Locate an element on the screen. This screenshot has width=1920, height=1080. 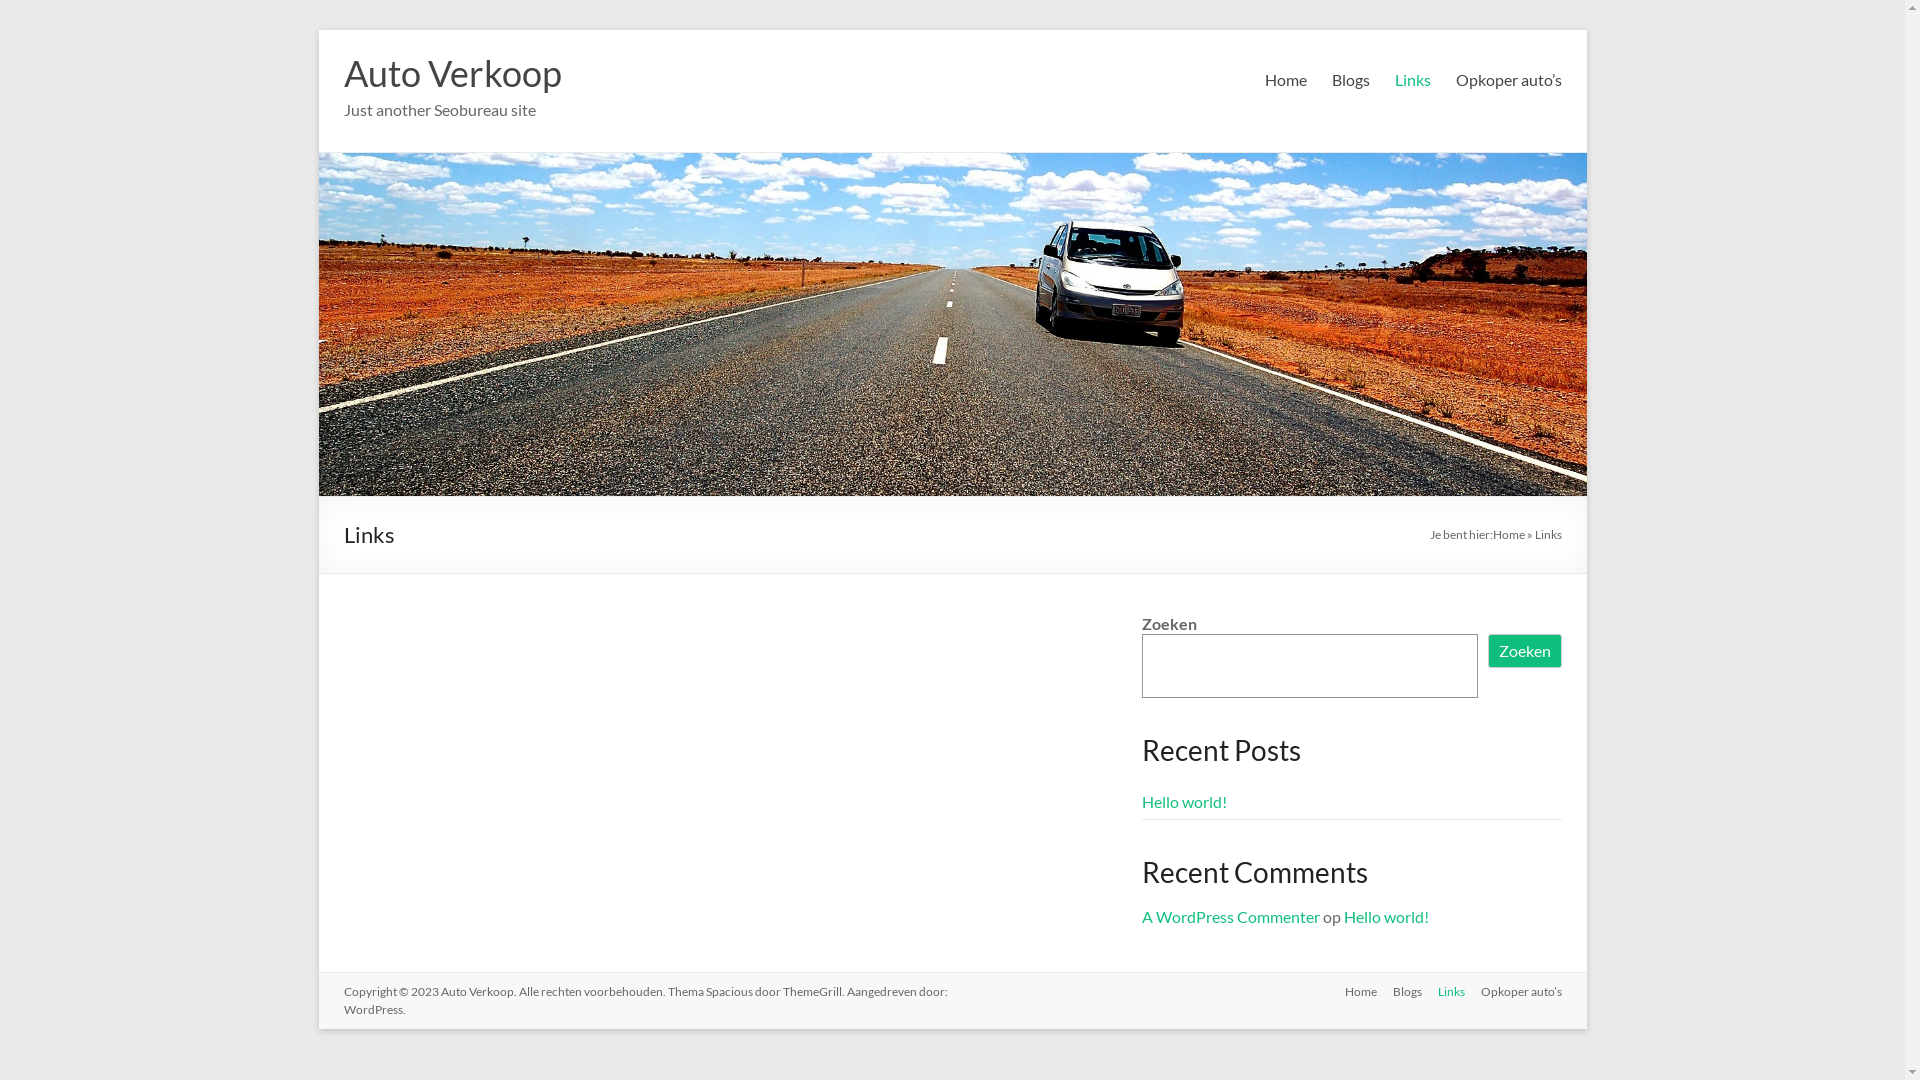
'Auto Verkoop' is located at coordinates (451, 72).